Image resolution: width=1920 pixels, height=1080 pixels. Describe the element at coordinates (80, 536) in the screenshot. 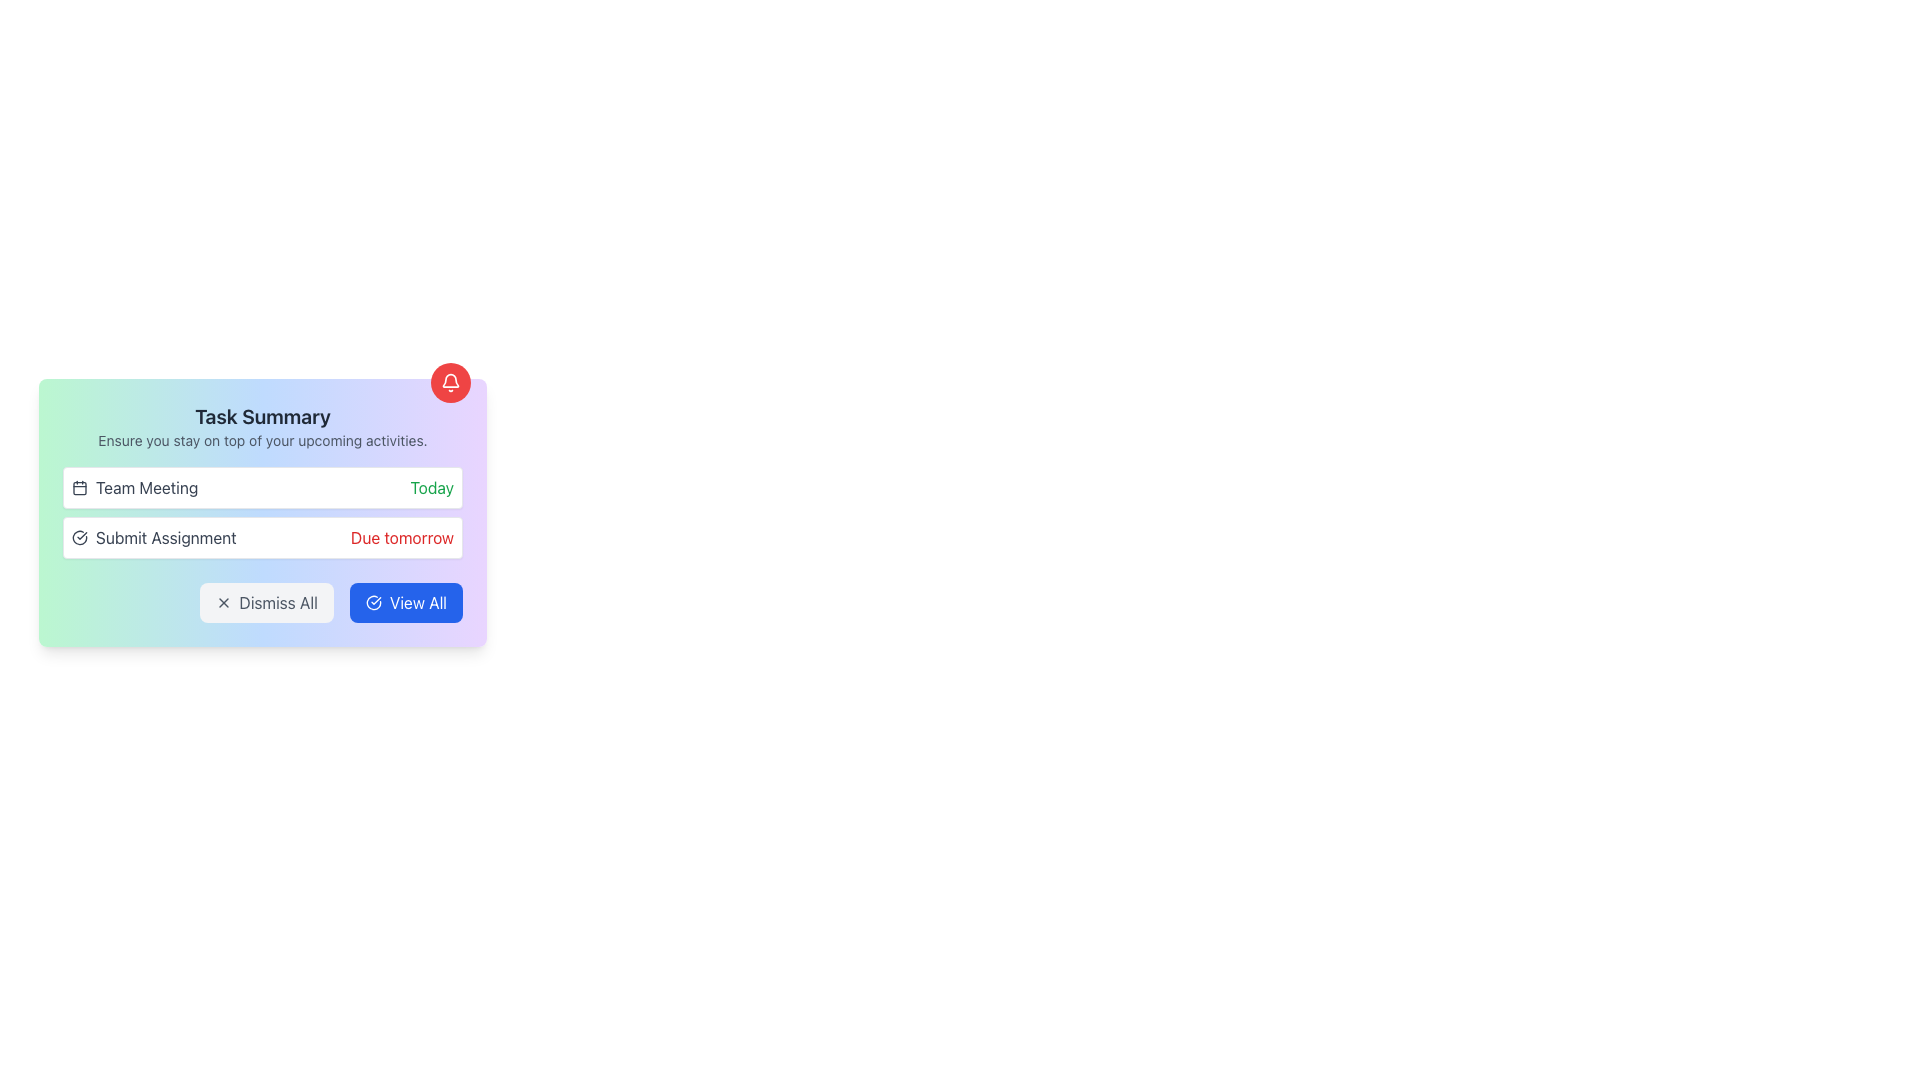

I see `the small circular check mark icon with a thin border located on the left side of the 'Submit Assignment' row, near the text label 'Submit Assignment'` at that location.